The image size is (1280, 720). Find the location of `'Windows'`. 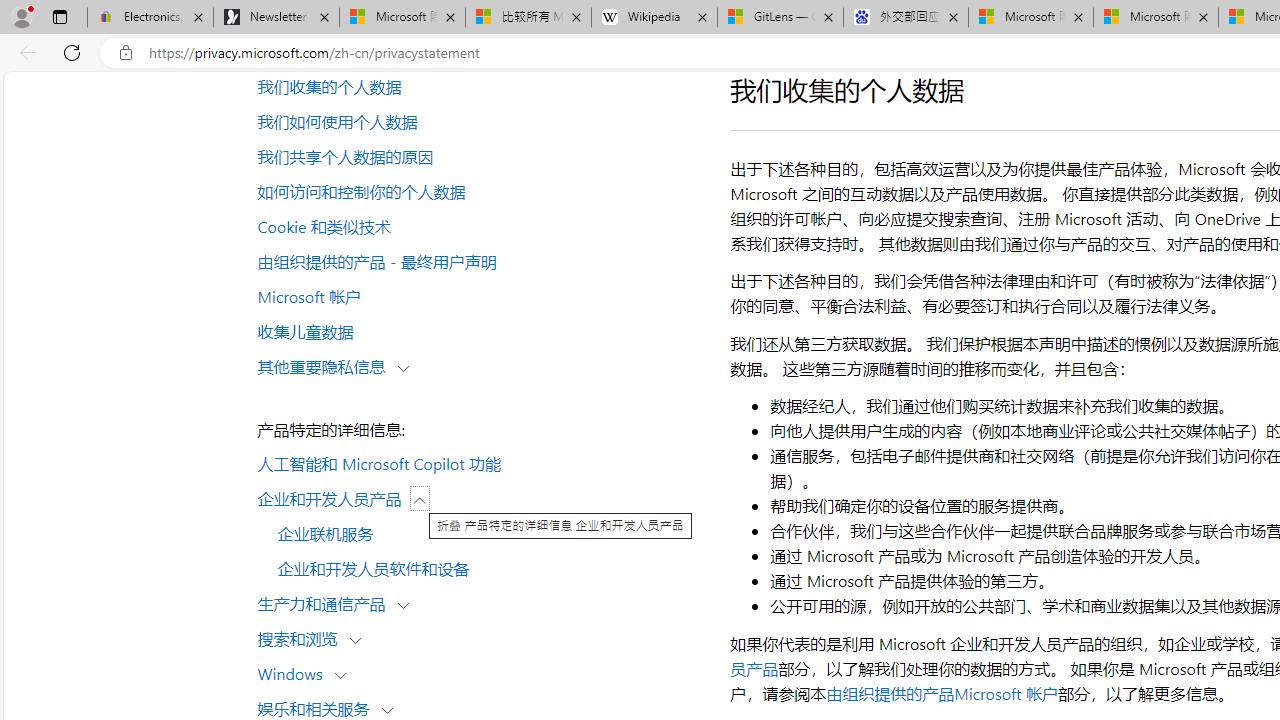

'Windows' is located at coordinates (294, 672).